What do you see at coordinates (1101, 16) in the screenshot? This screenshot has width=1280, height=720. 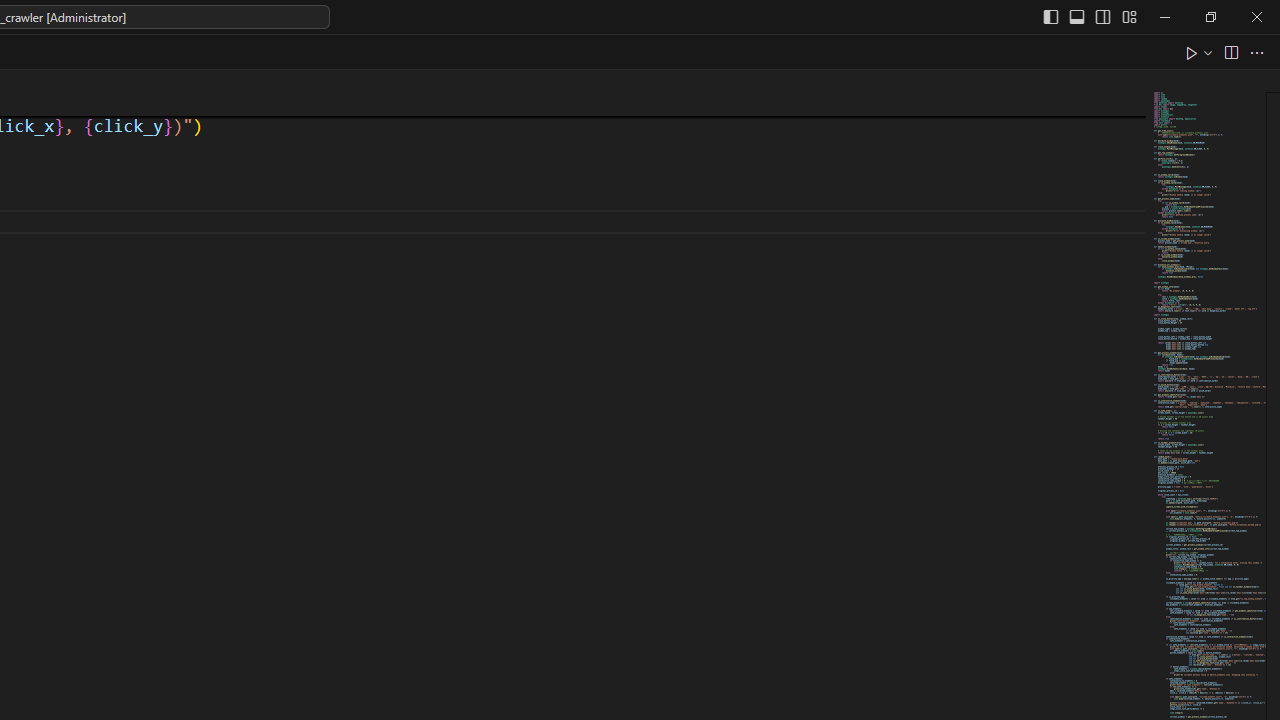 I see `'Toggle Secondary Side Bar (Ctrl+Alt+B)'` at bounding box center [1101, 16].